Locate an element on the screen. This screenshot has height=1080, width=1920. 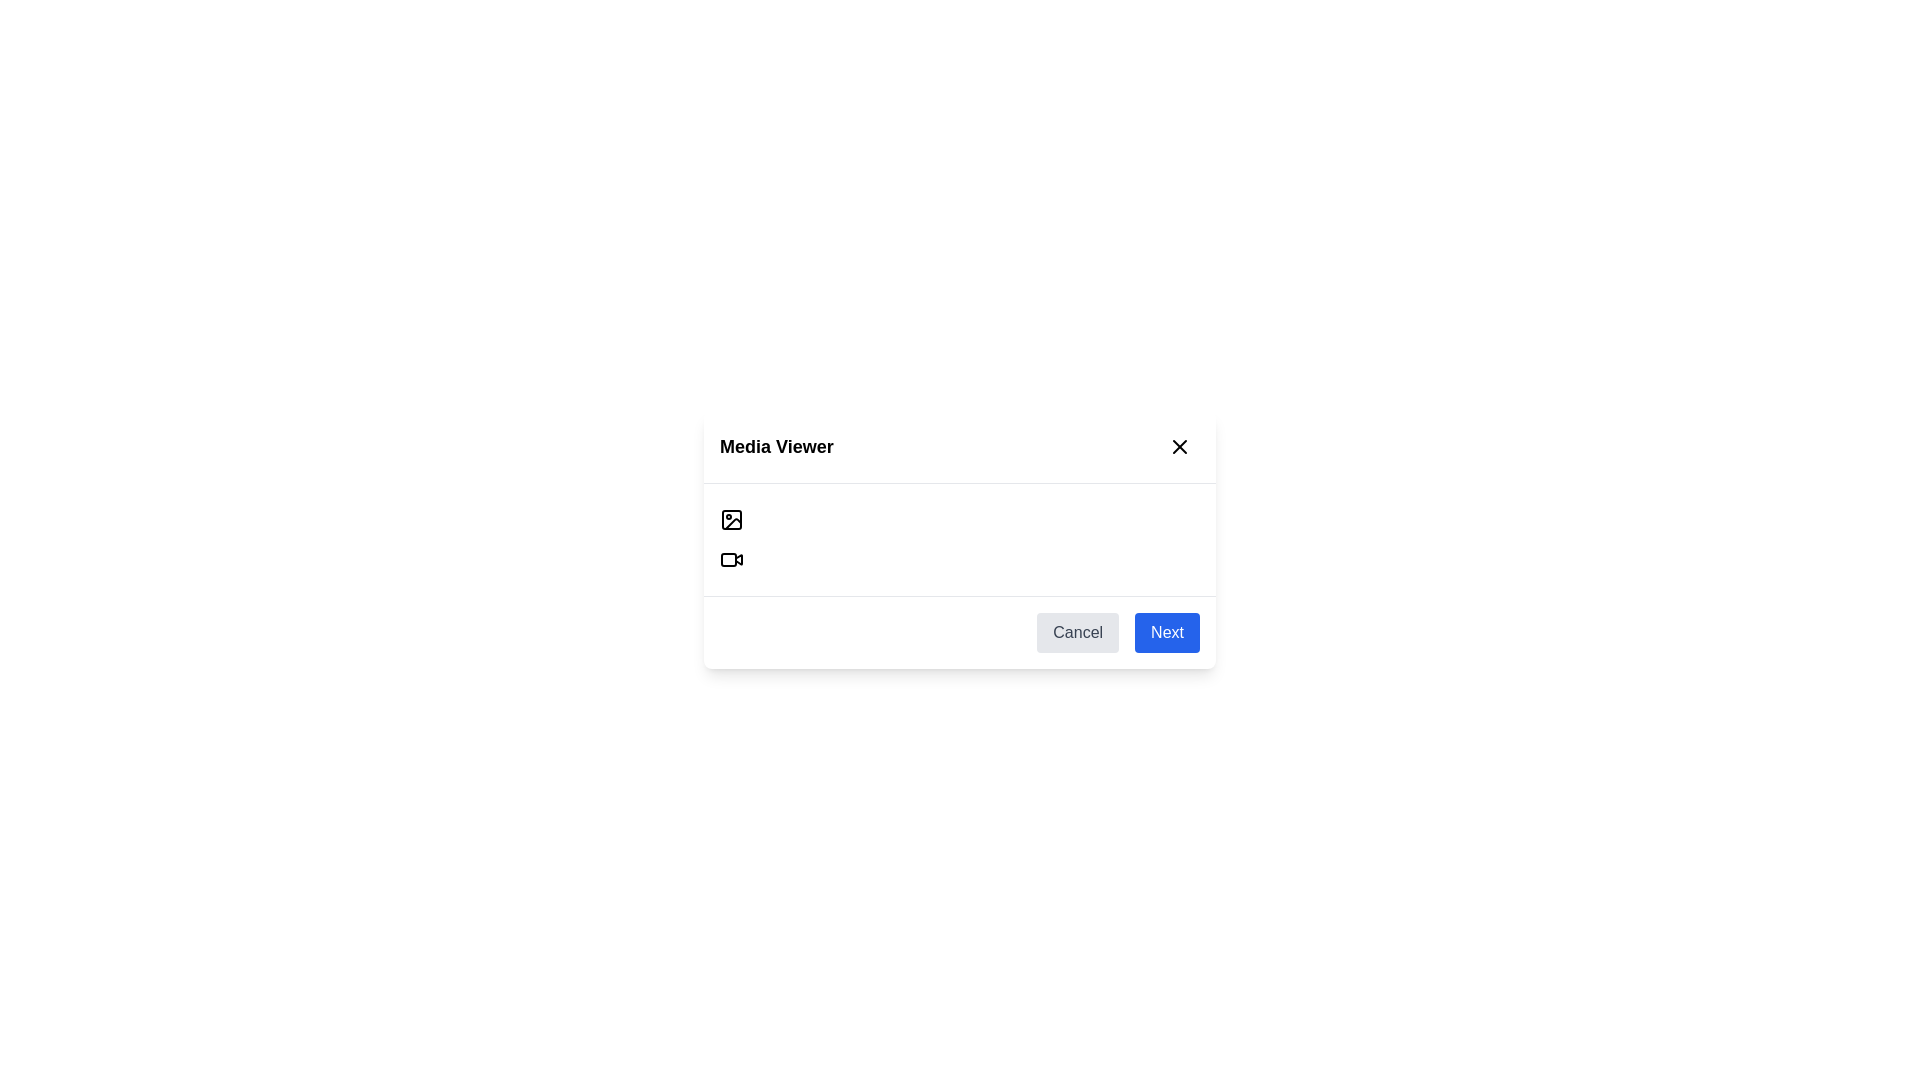
the Close icon located in the top-right corner of the dialog box to visualize the hover effect is located at coordinates (1180, 446).